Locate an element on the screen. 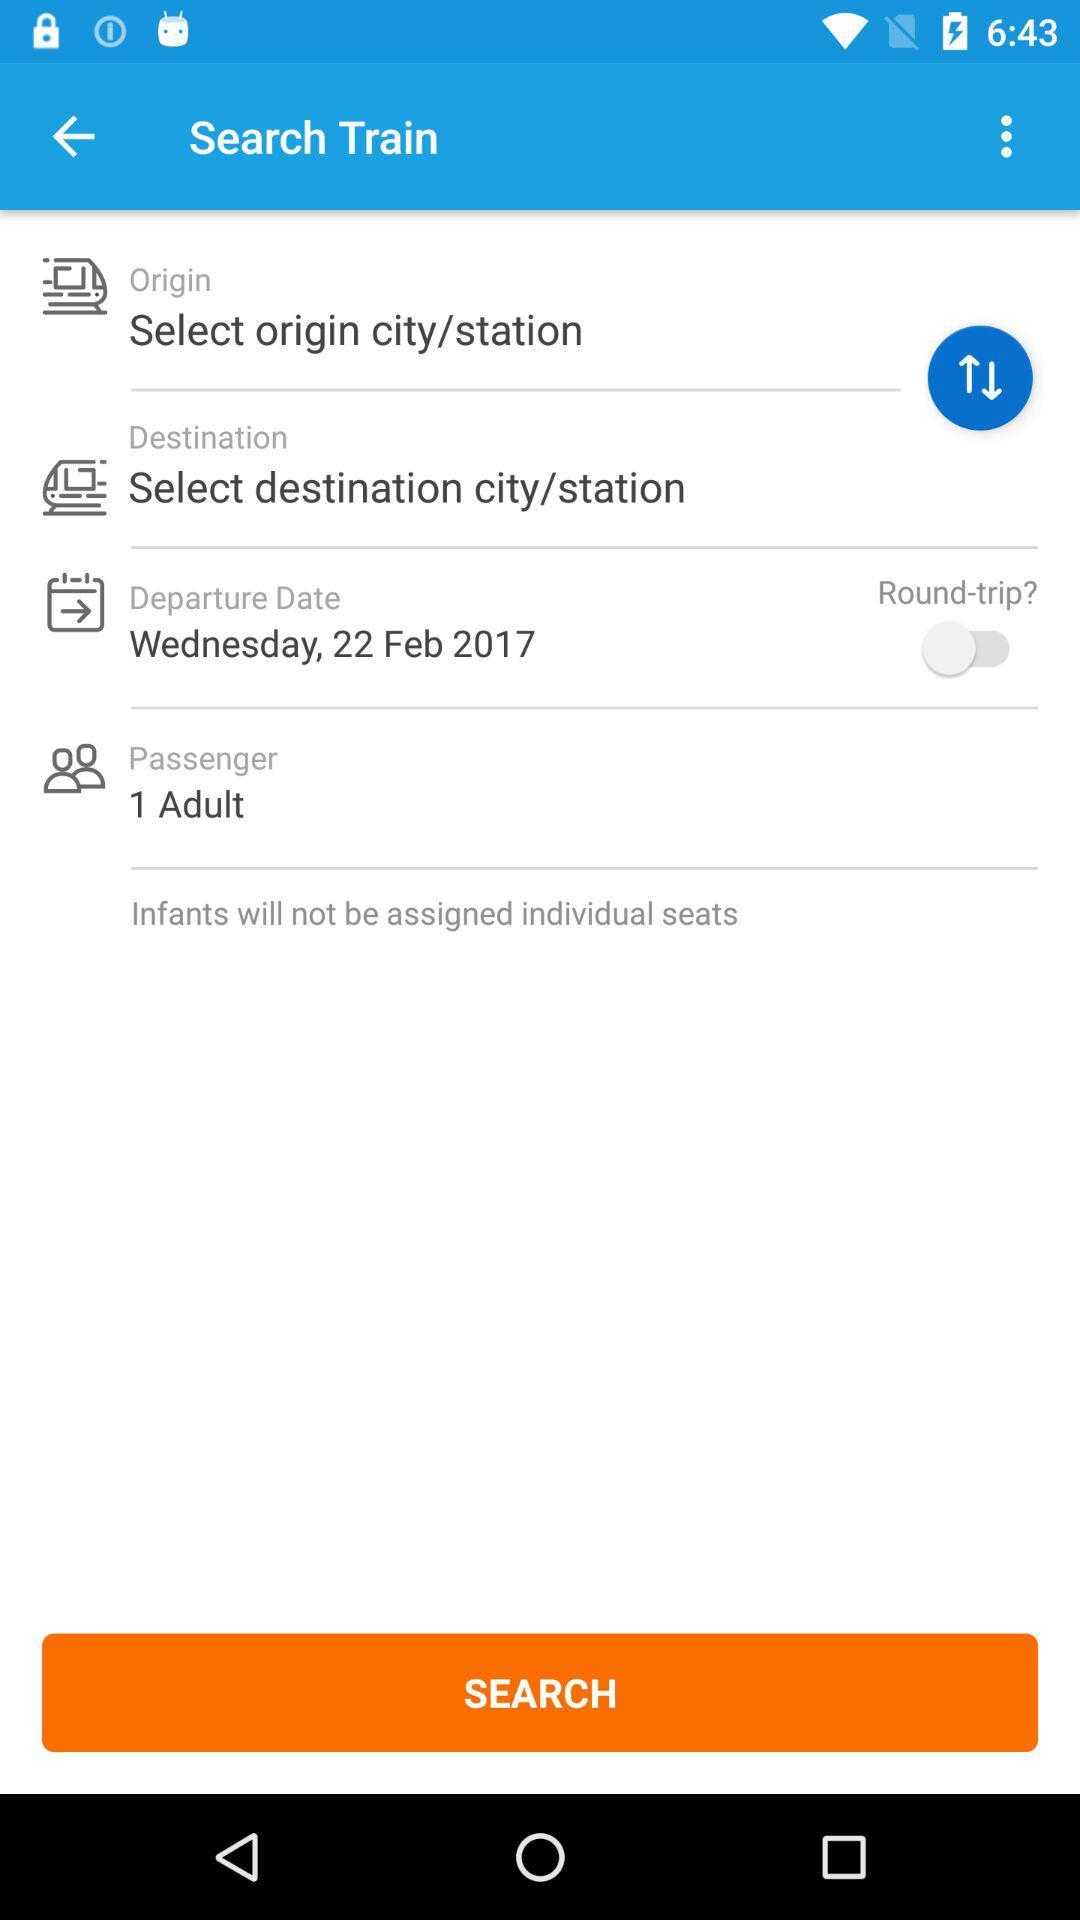 This screenshot has width=1080, height=1920. item to the right of wednesday 22 feb icon is located at coordinates (974, 648).